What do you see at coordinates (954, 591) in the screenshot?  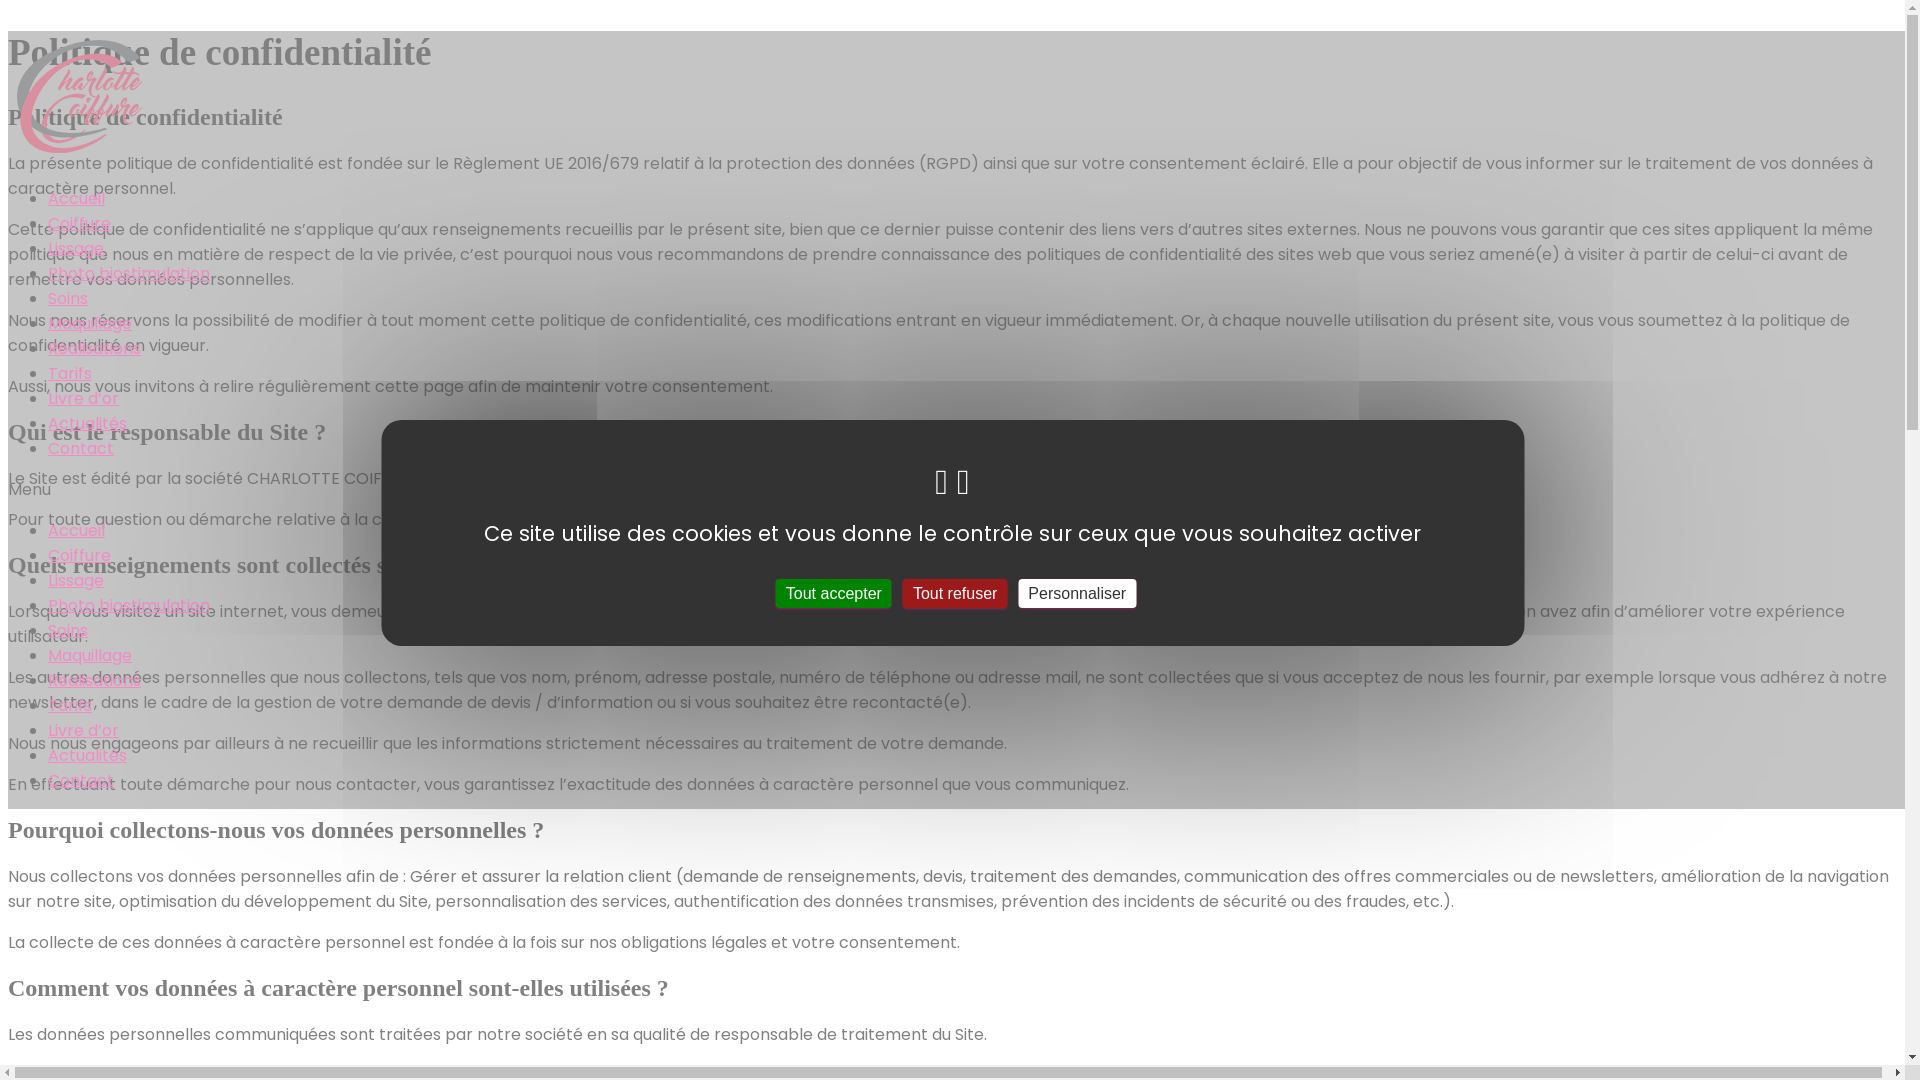 I see `'Tout refuser'` at bounding box center [954, 591].